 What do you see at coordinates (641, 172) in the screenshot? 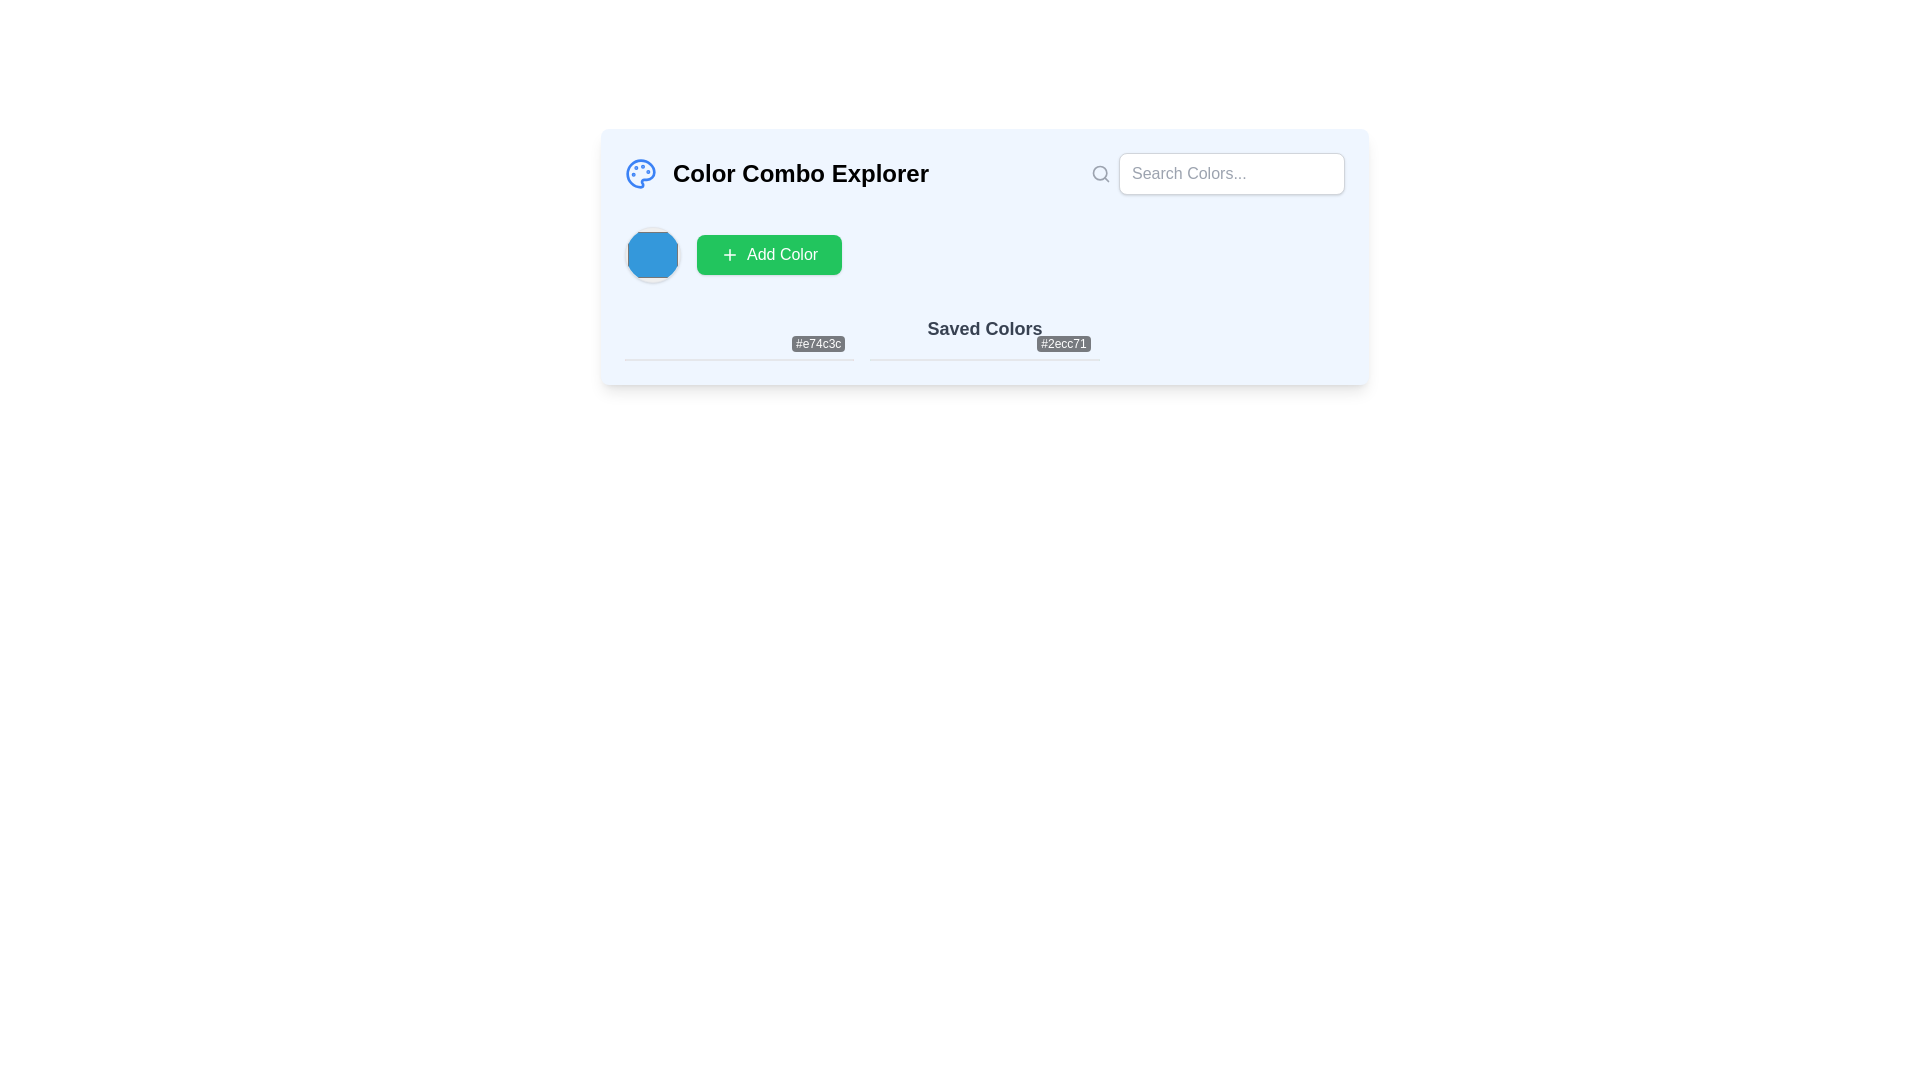
I see `the Decorative Icon located in the top-left section of the interface, adjacent to the text 'Color Combo Explorer'` at bounding box center [641, 172].